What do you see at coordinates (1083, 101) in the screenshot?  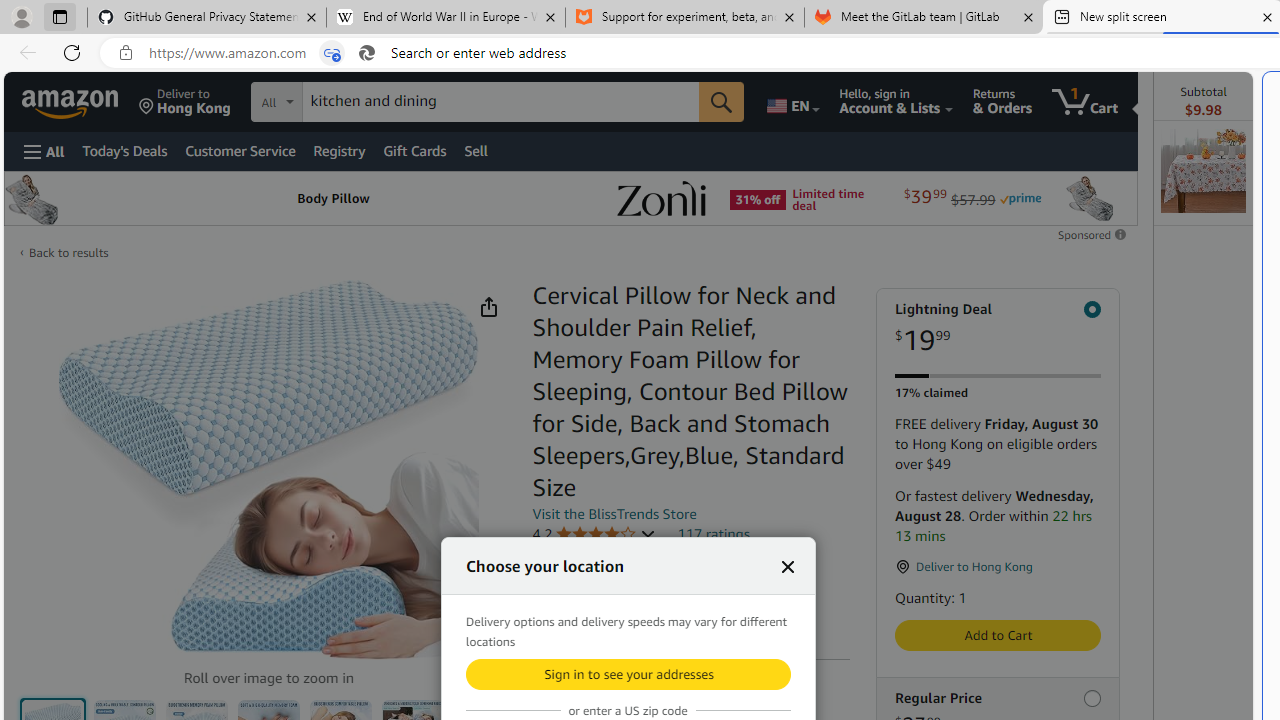 I see `'1 item in cart'` at bounding box center [1083, 101].